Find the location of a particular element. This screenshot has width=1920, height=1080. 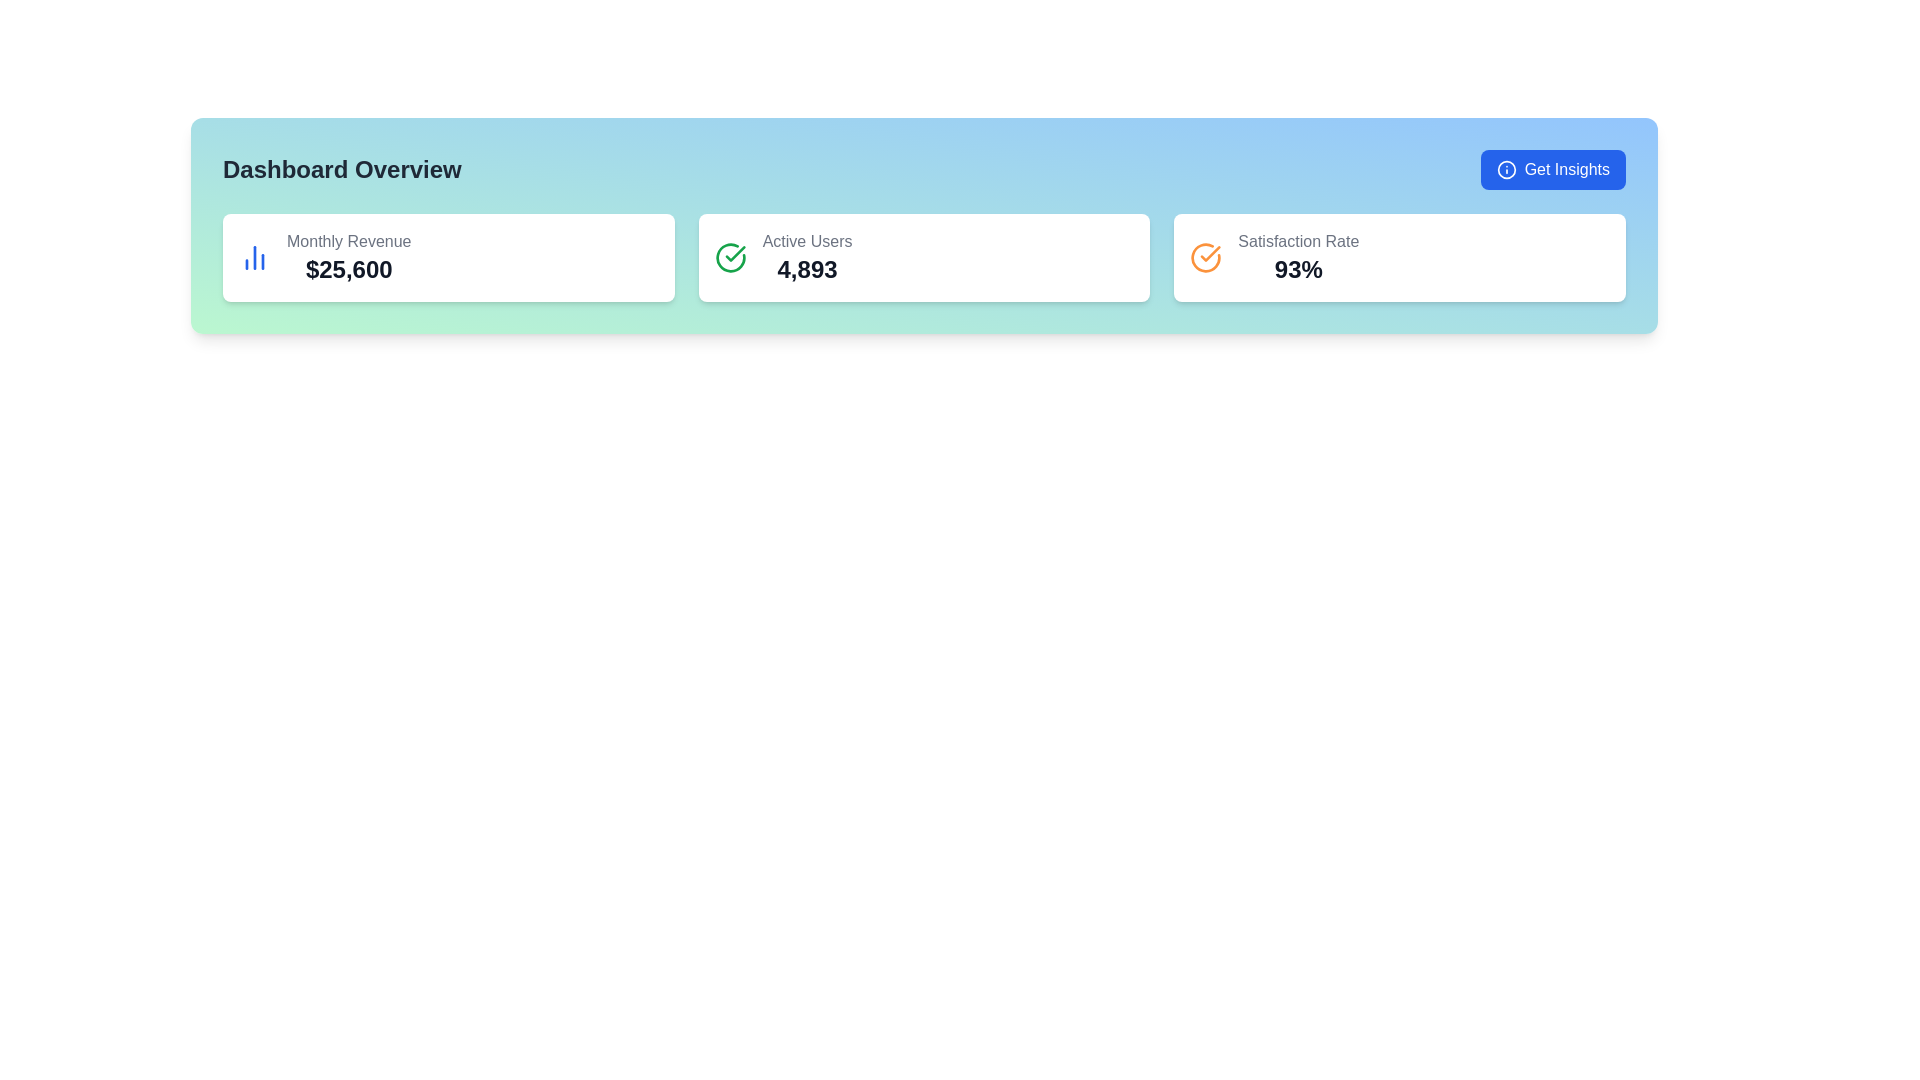

the circular icon component located to the left of the 'Get Insights' text within the button in the top right of the dashboard overview section is located at coordinates (1506, 168).